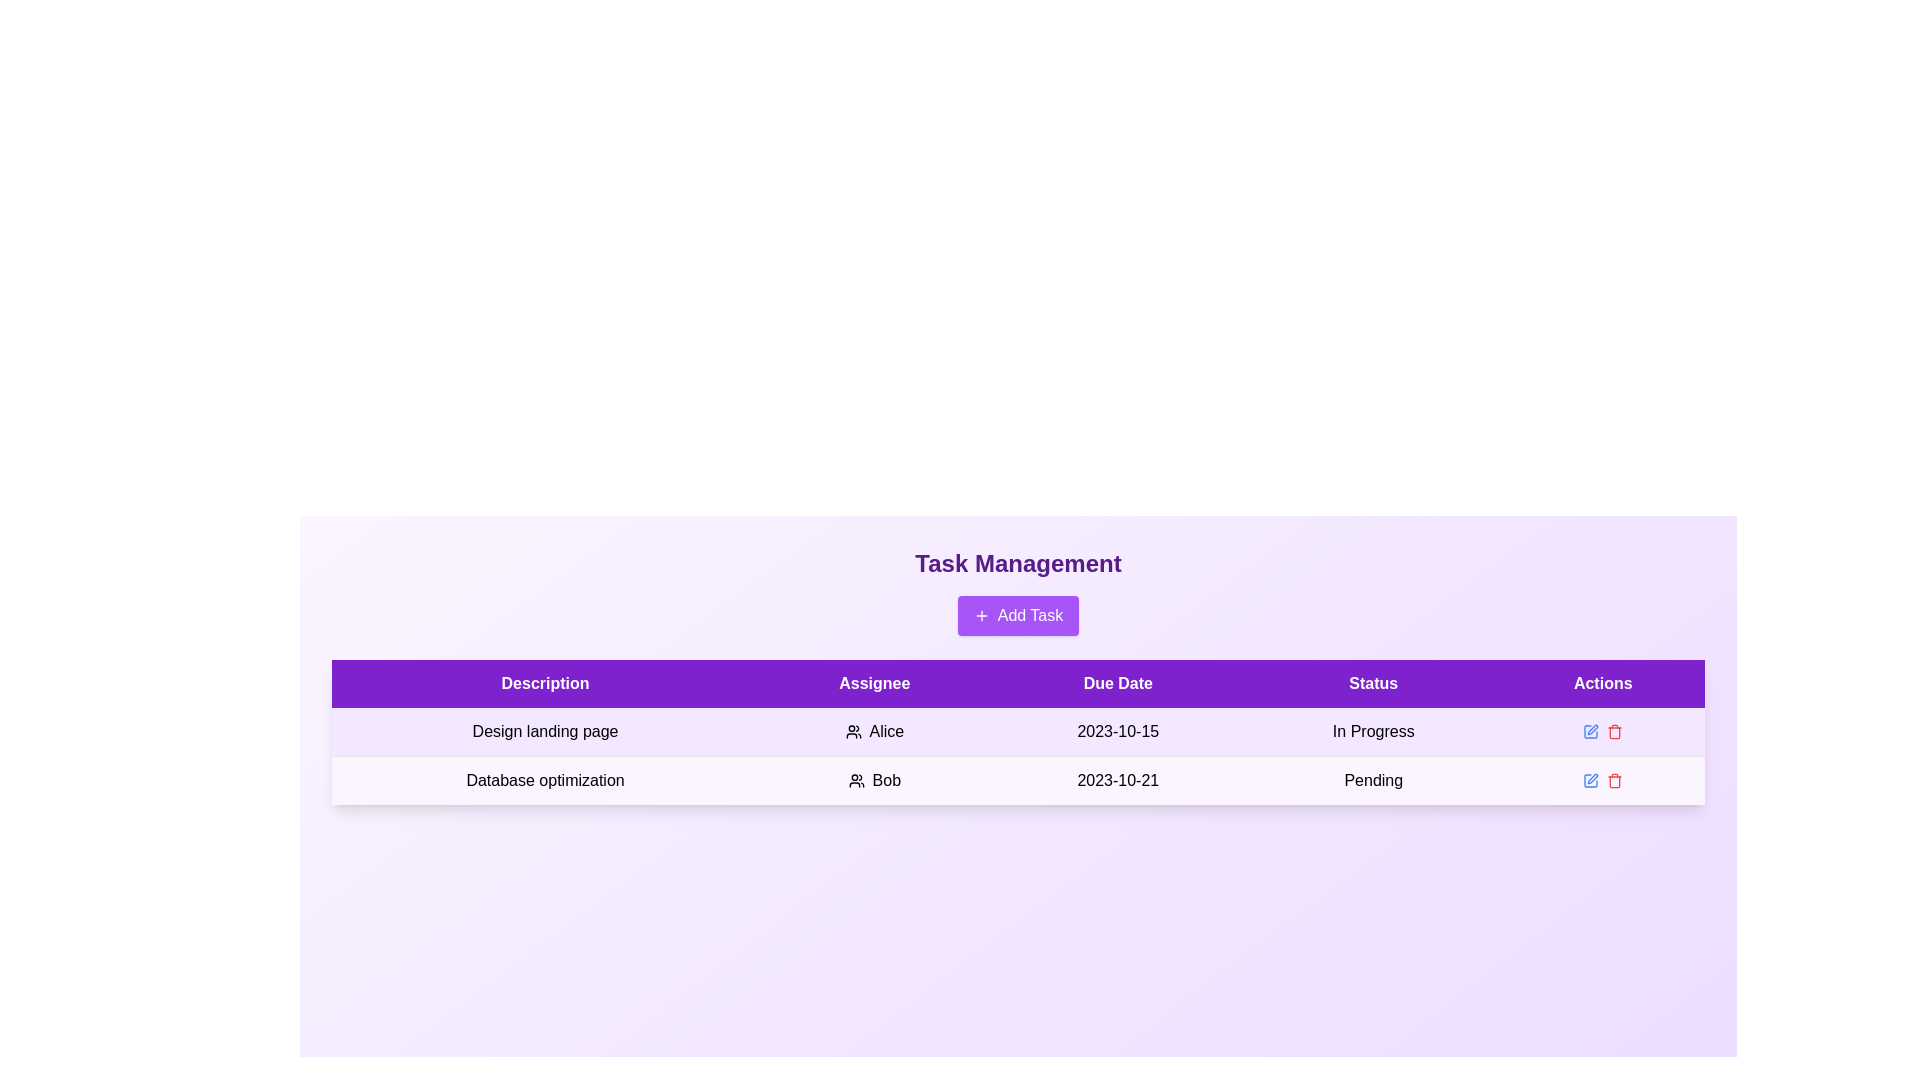  What do you see at coordinates (874, 732) in the screenshot?
I see `the text element in the 'Assignee' column of the first data row in the 'Task Management' section` at bounding box center [874, 732].